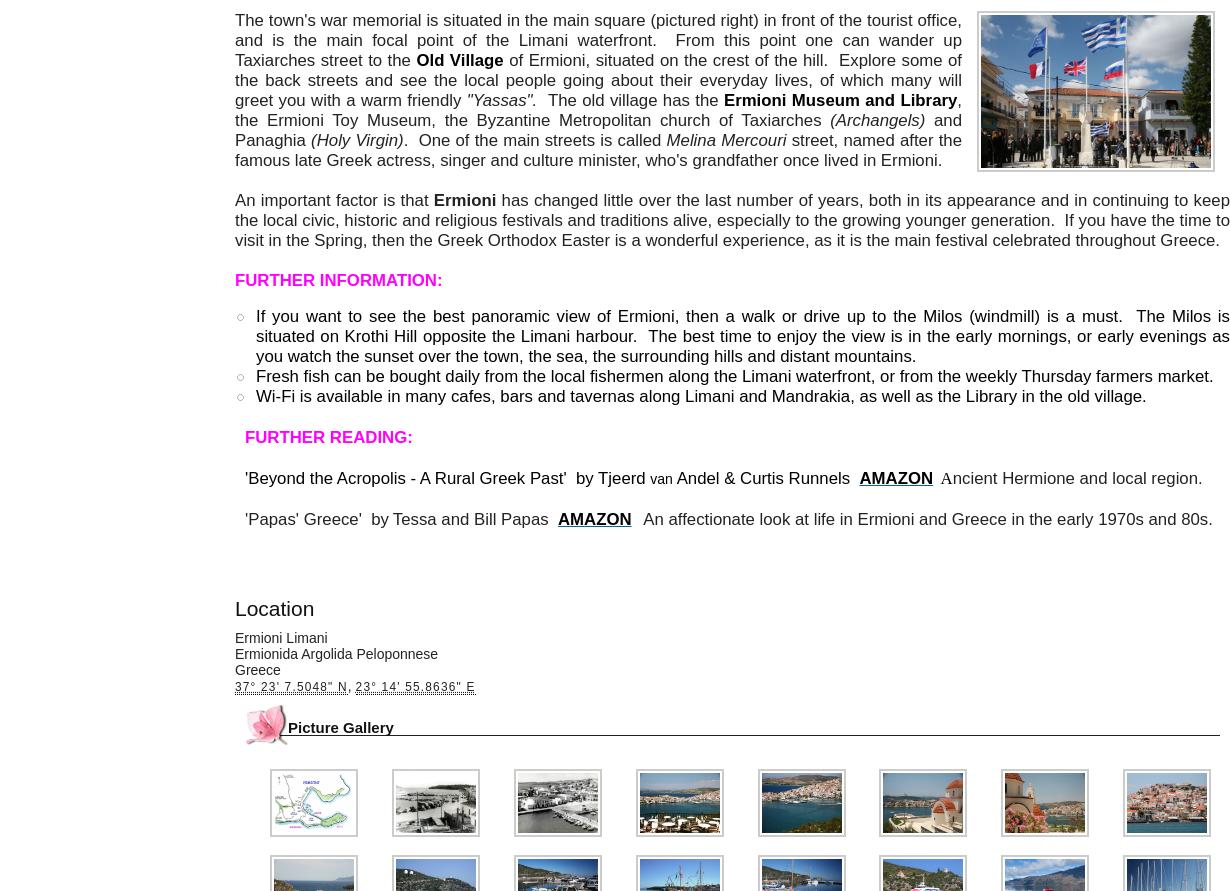 This screenshot has width=1230, height=891. What do you see at coordinates (571, 376) in the screenshot?
I see `'Fresh fish can be bought daily from the local fishermen along the Limani waterfront, o'` at bounding box center [571, 376].